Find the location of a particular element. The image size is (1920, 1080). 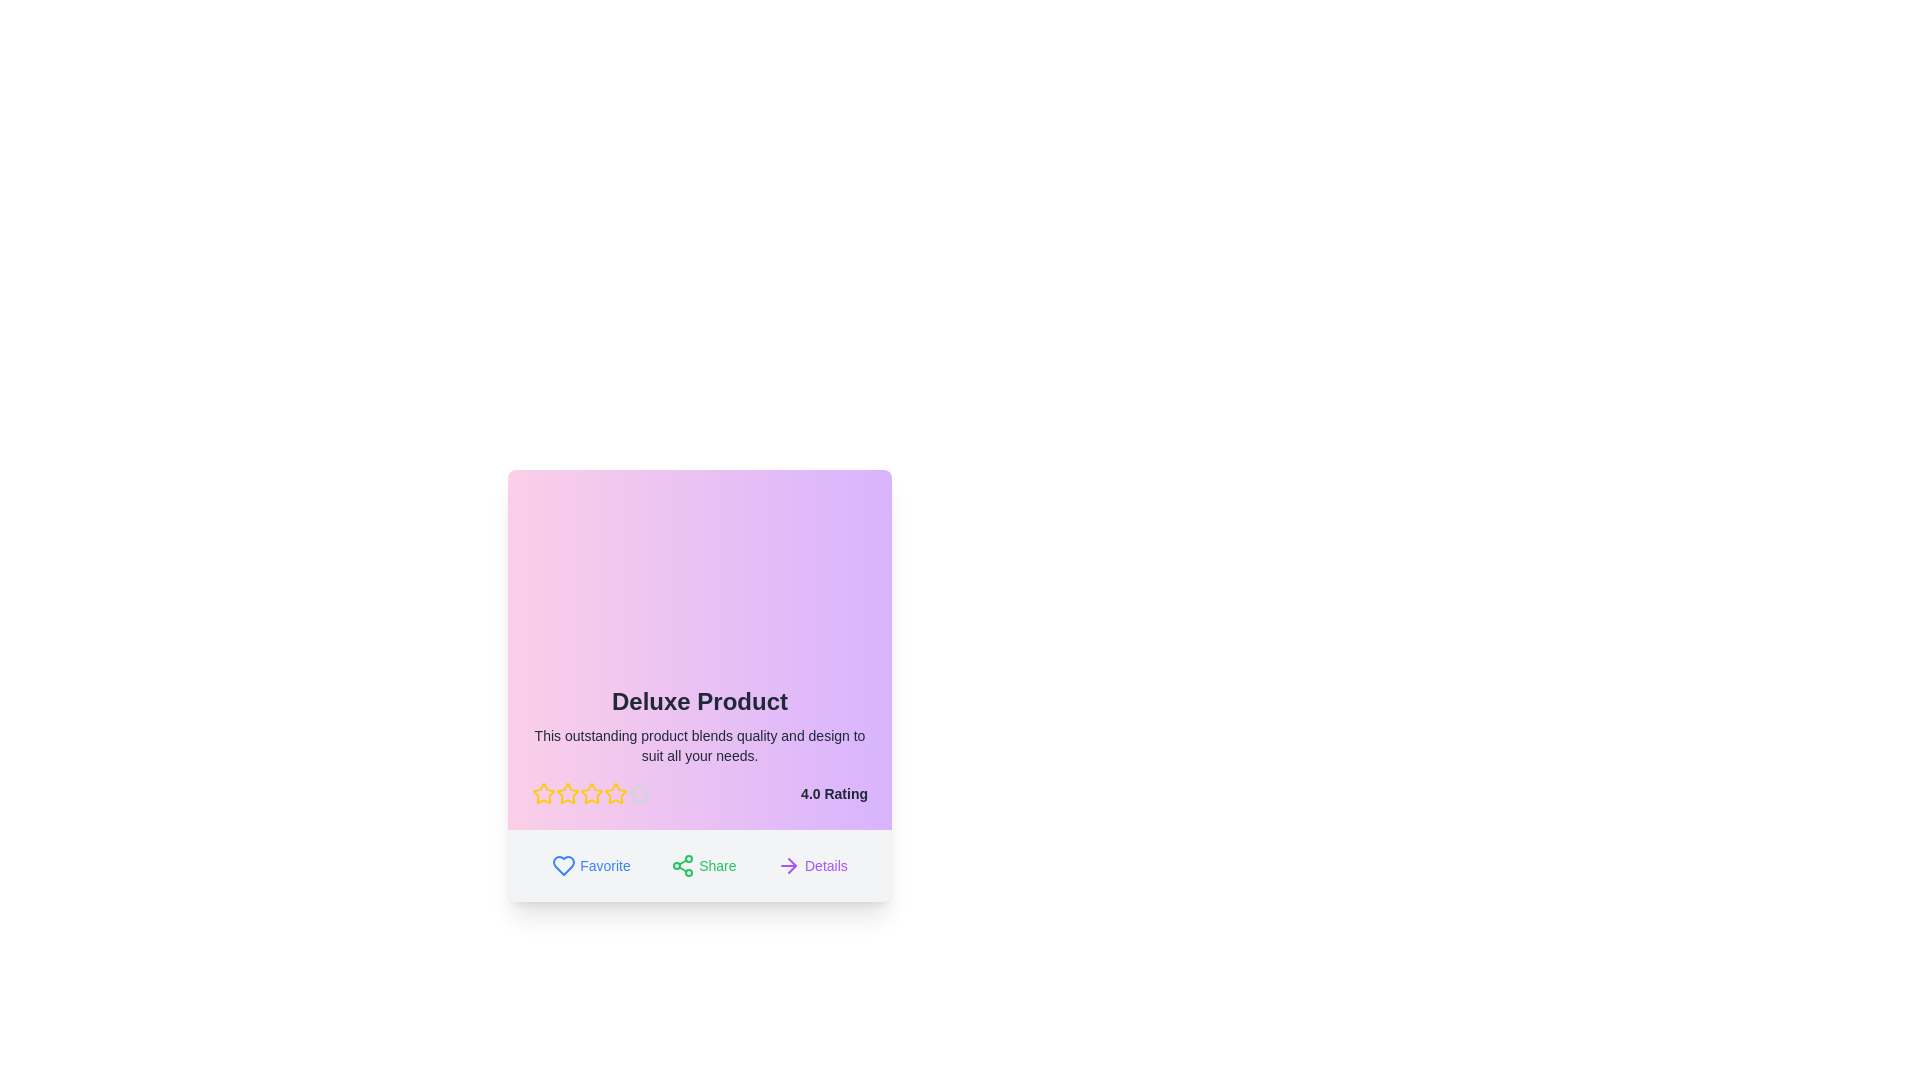

the second star icon in the five-star rating system is located at coordinates (566, 792).